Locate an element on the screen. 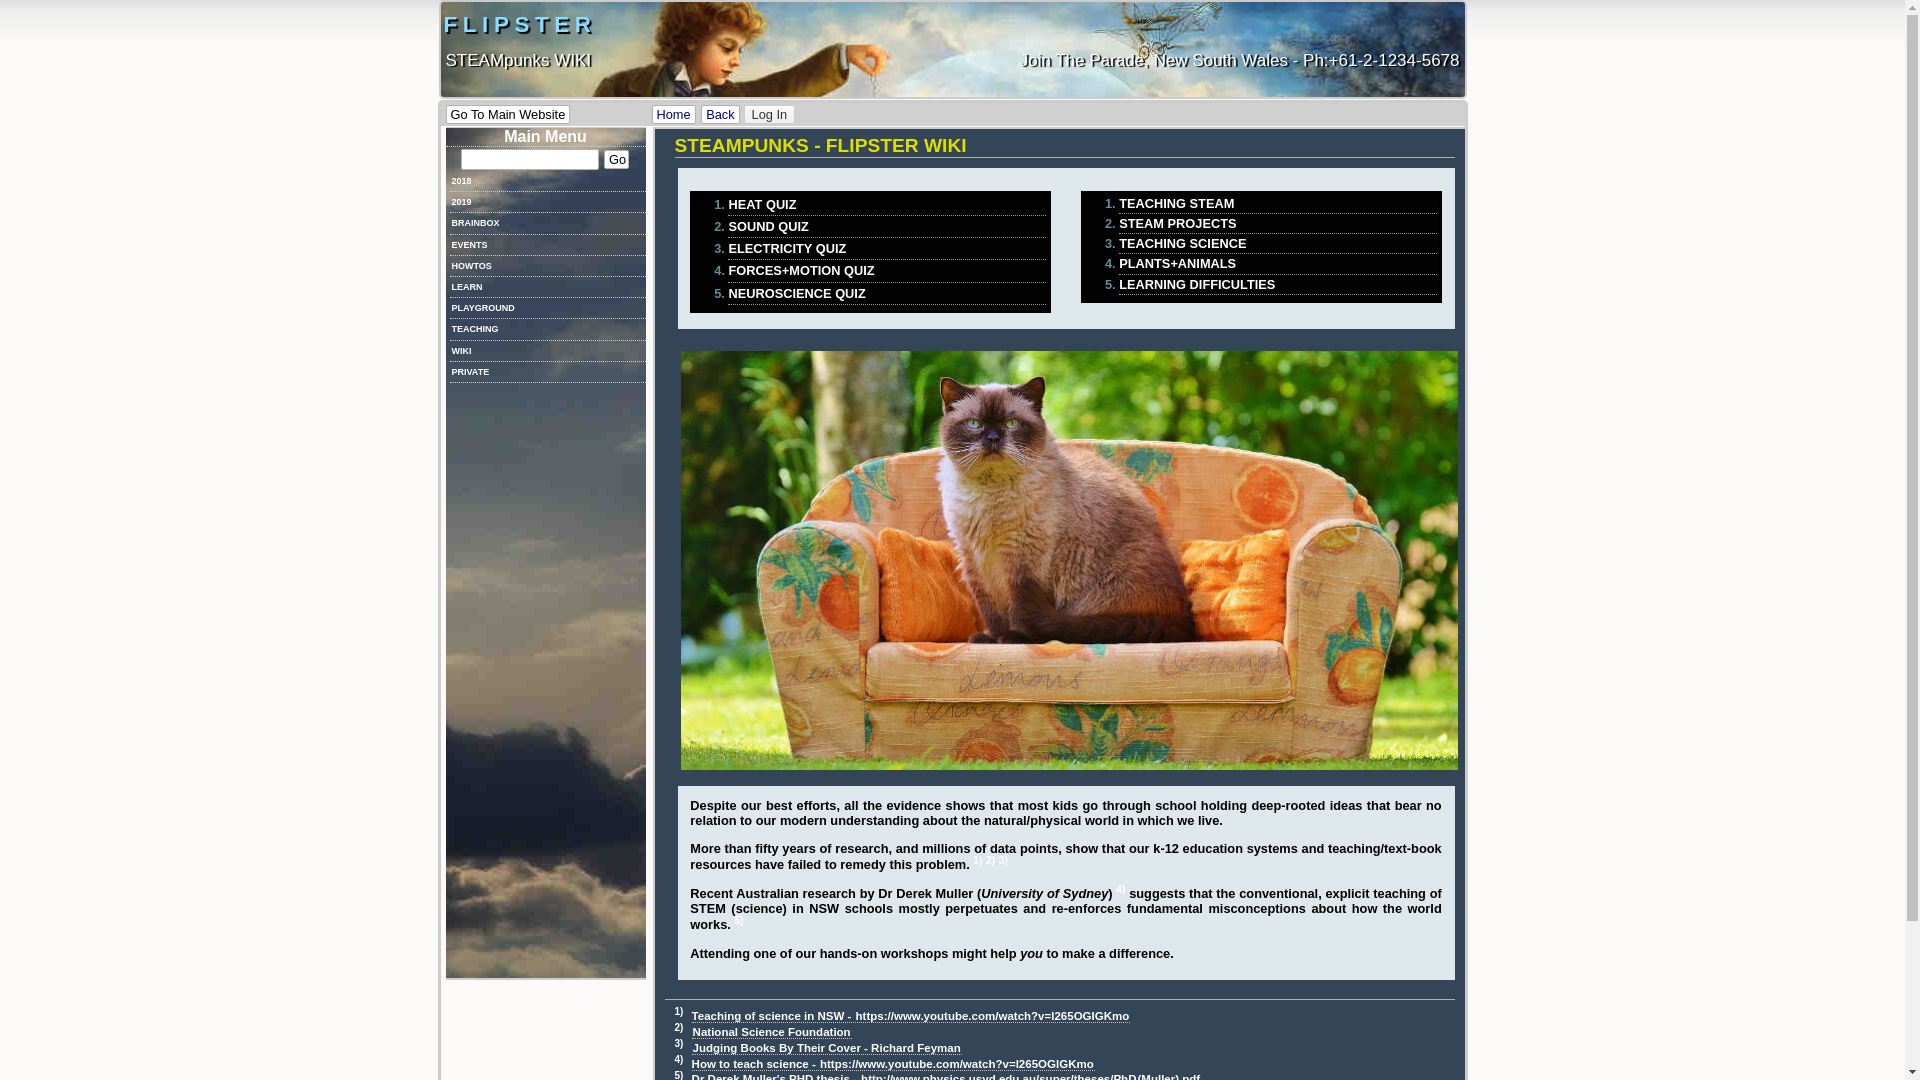  'HOWTOS' is located at coordinates (547, 265).